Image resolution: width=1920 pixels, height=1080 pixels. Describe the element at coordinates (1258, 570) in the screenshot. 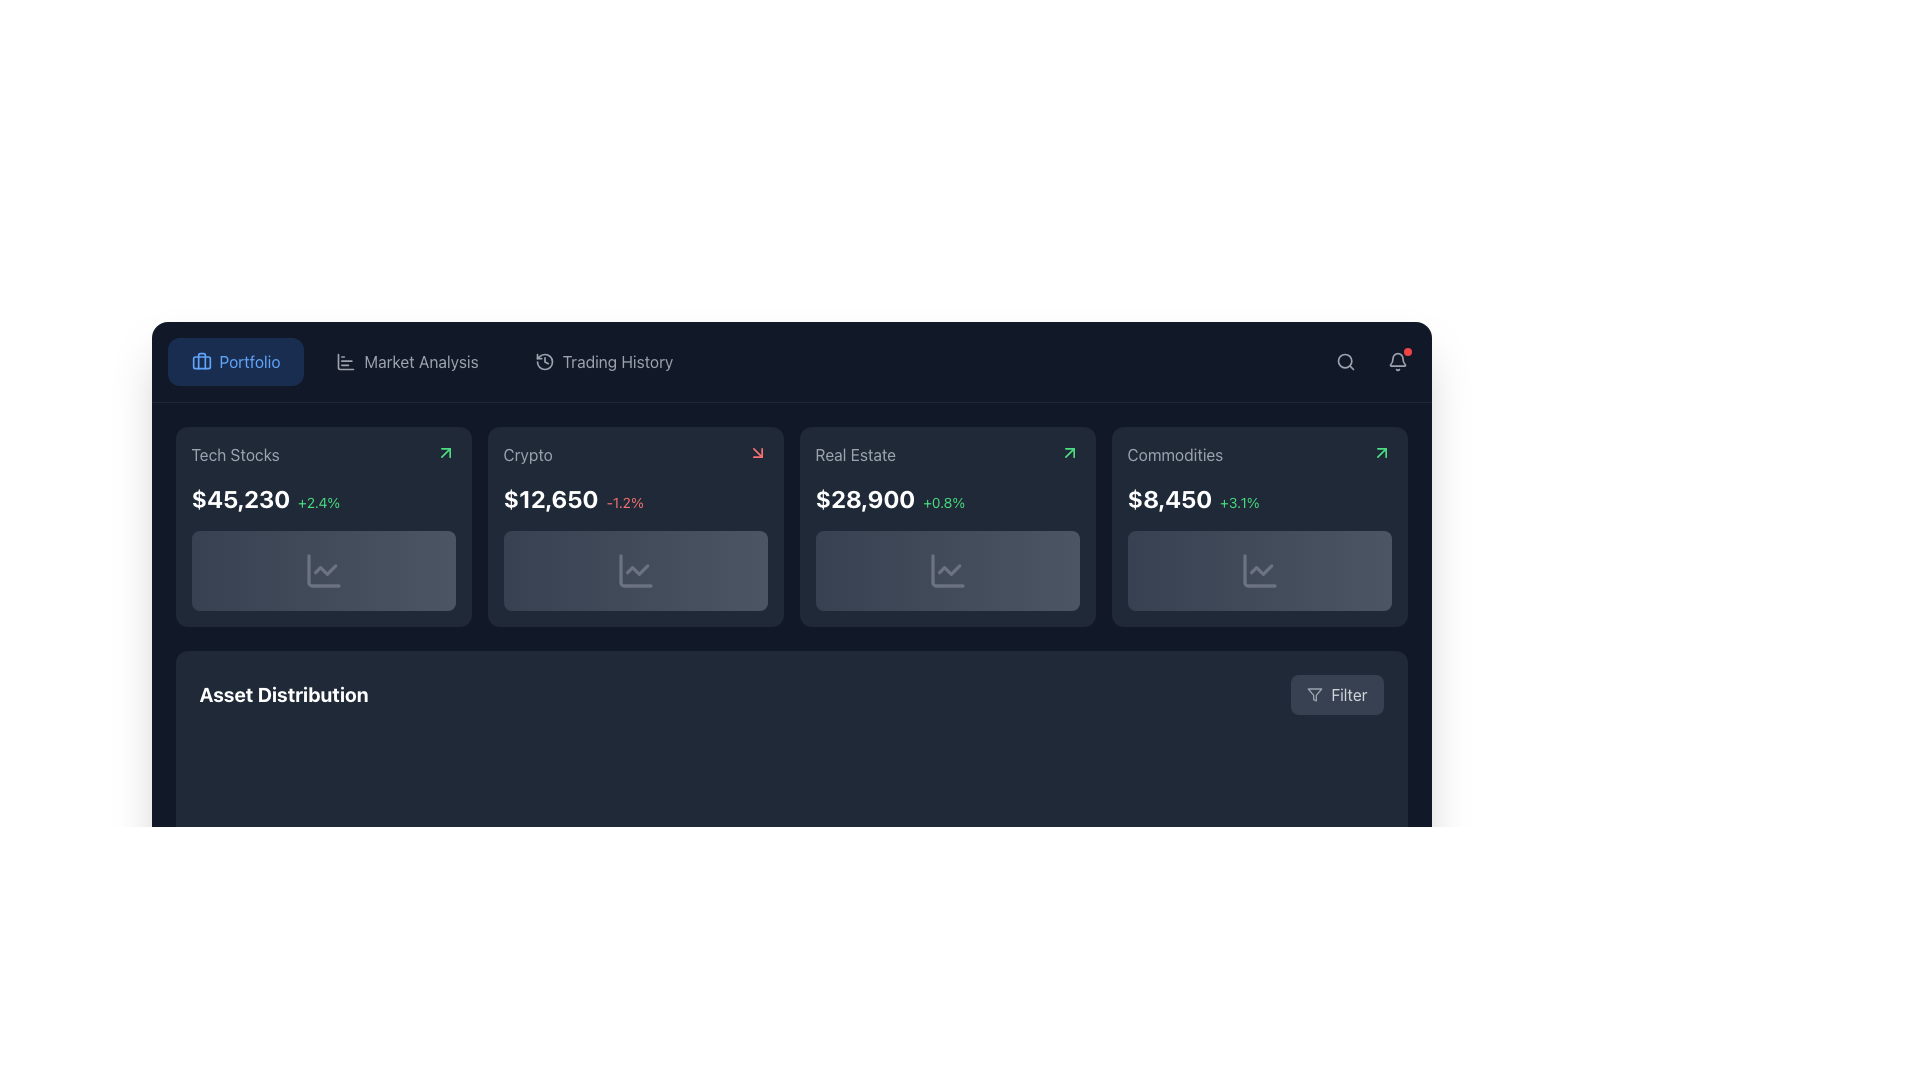

I see `the Visual Display Component located at the bottom of the 'Commodities' card, which features a line chart icon with a red point, by clicking on it` at that location.